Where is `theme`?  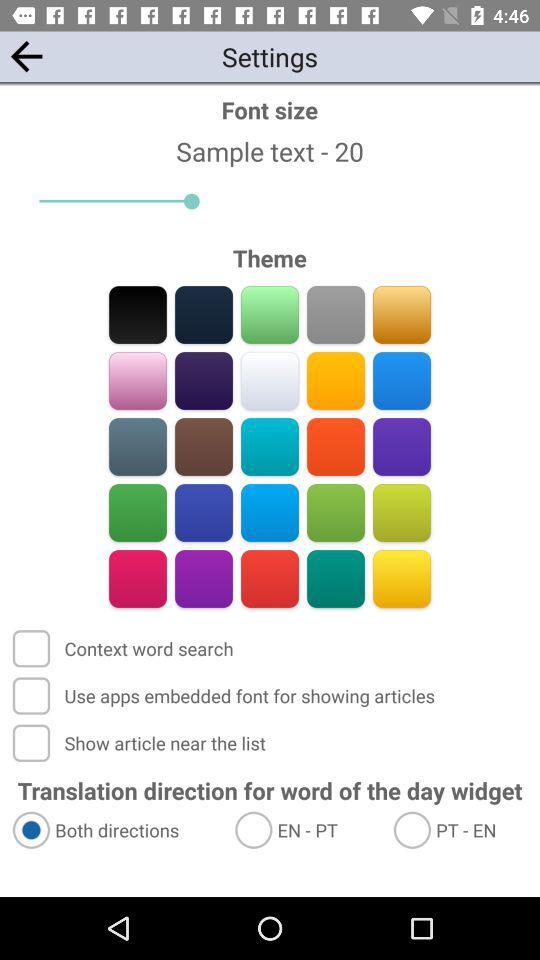 theme is located at coordinates (137, 380).